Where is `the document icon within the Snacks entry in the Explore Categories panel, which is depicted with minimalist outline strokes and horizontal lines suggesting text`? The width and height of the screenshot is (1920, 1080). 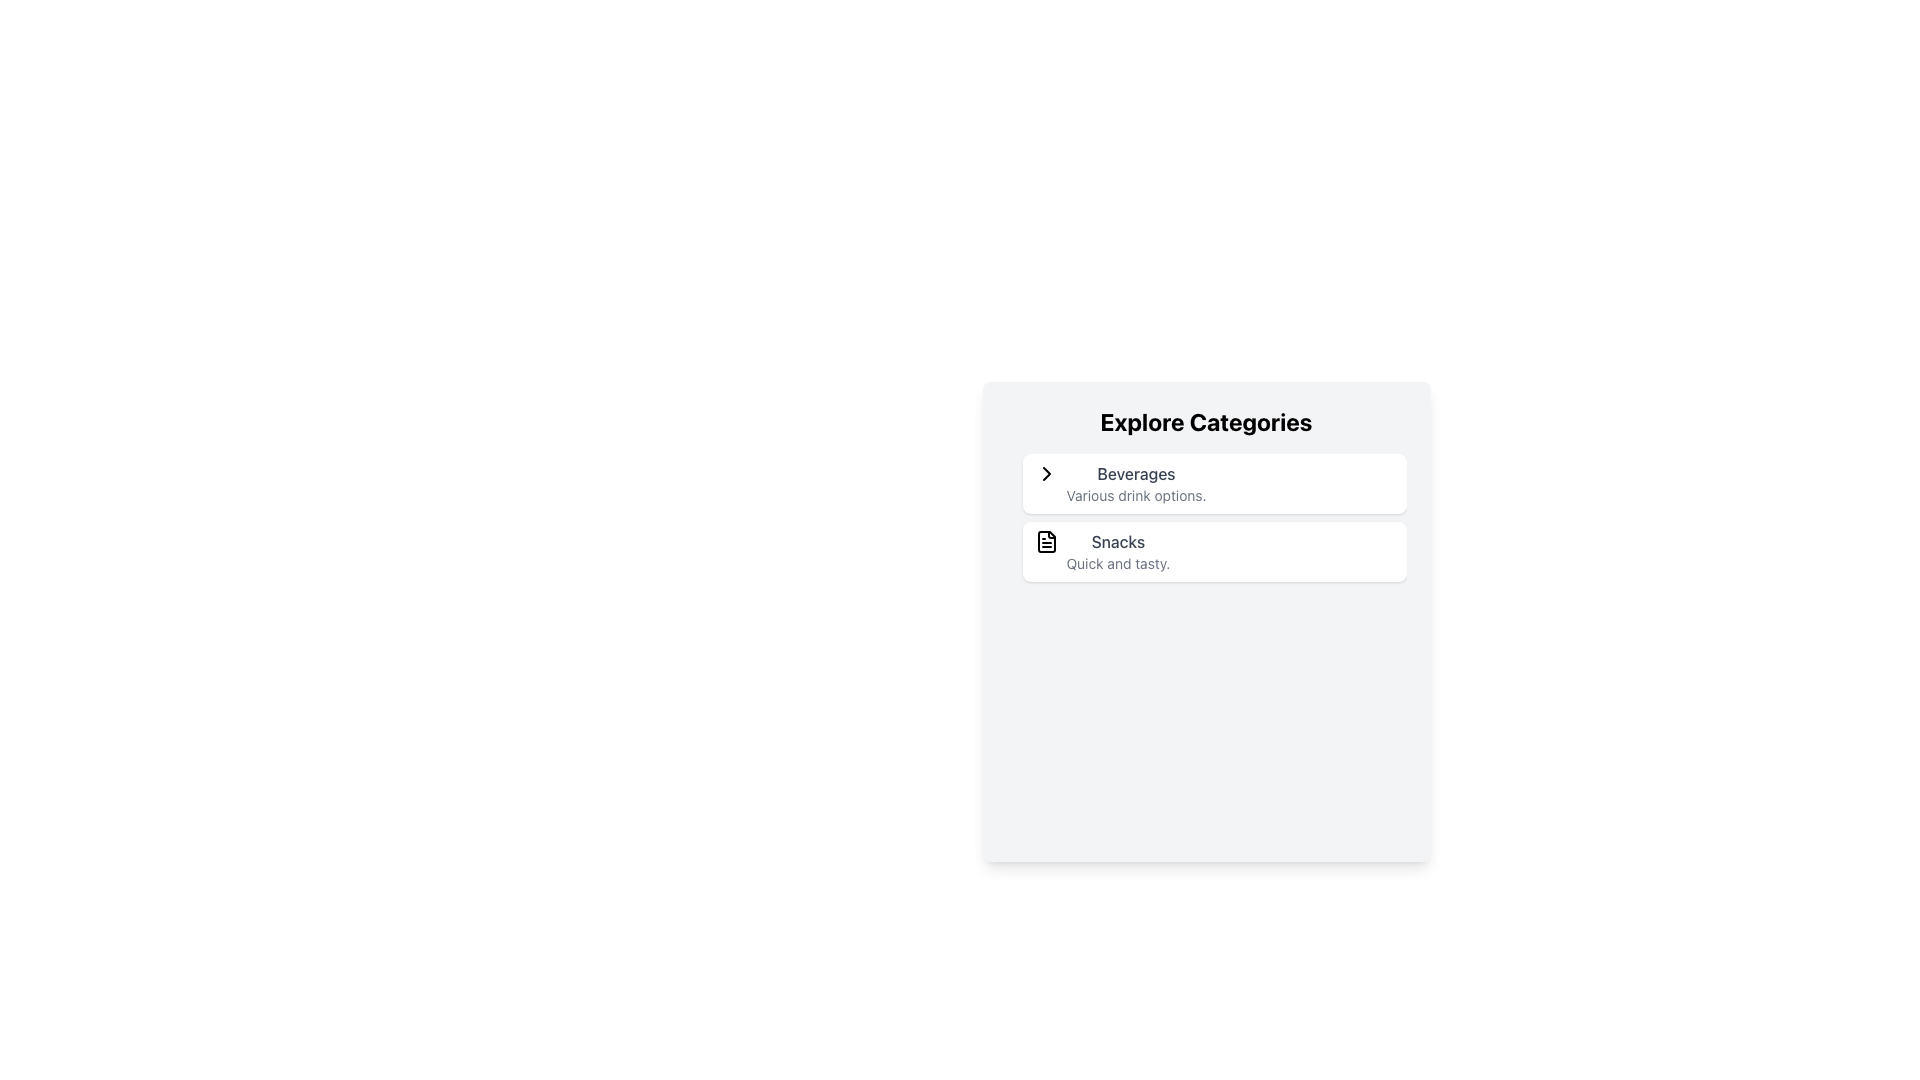
the document icon within the Snacks entry in the Explore Categories panel, which is depicted with minimalist outline strokes and horizontal lines suggesting text is located at coordinates (1045, 542).